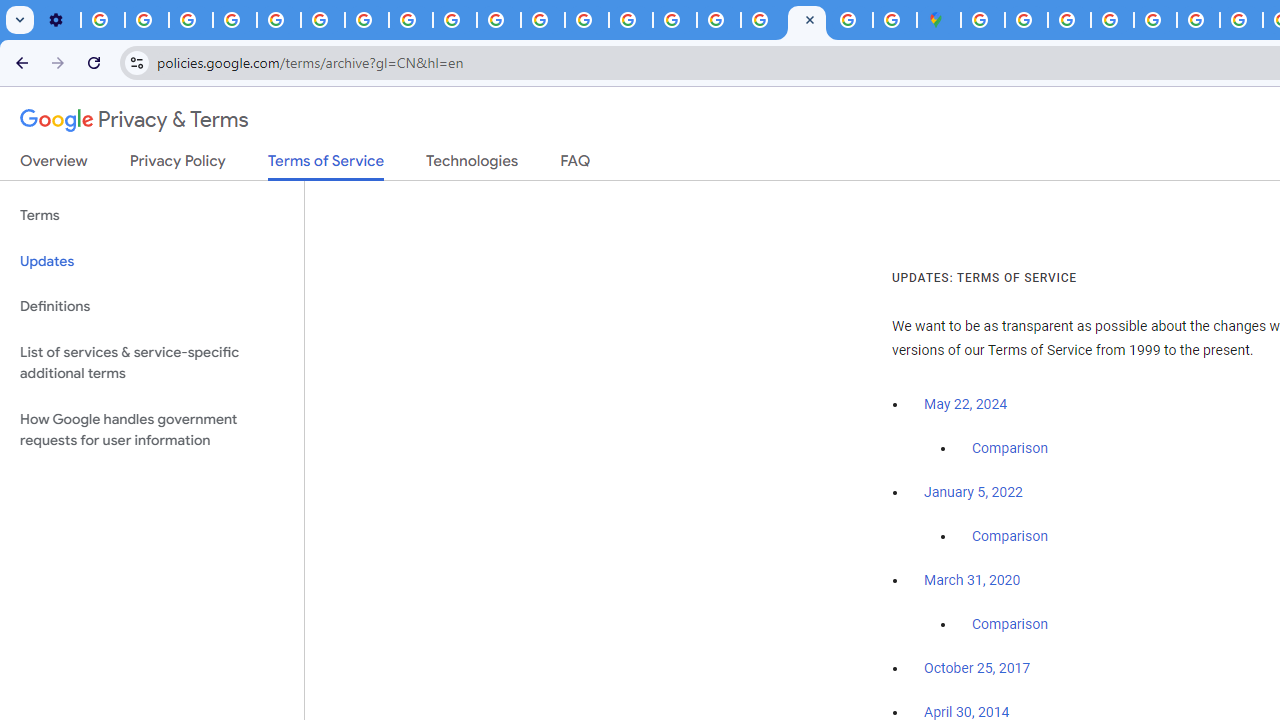 The image size is (1280, 720). I want to click on 'How Google handles government requests for user information', so click(151, 428).